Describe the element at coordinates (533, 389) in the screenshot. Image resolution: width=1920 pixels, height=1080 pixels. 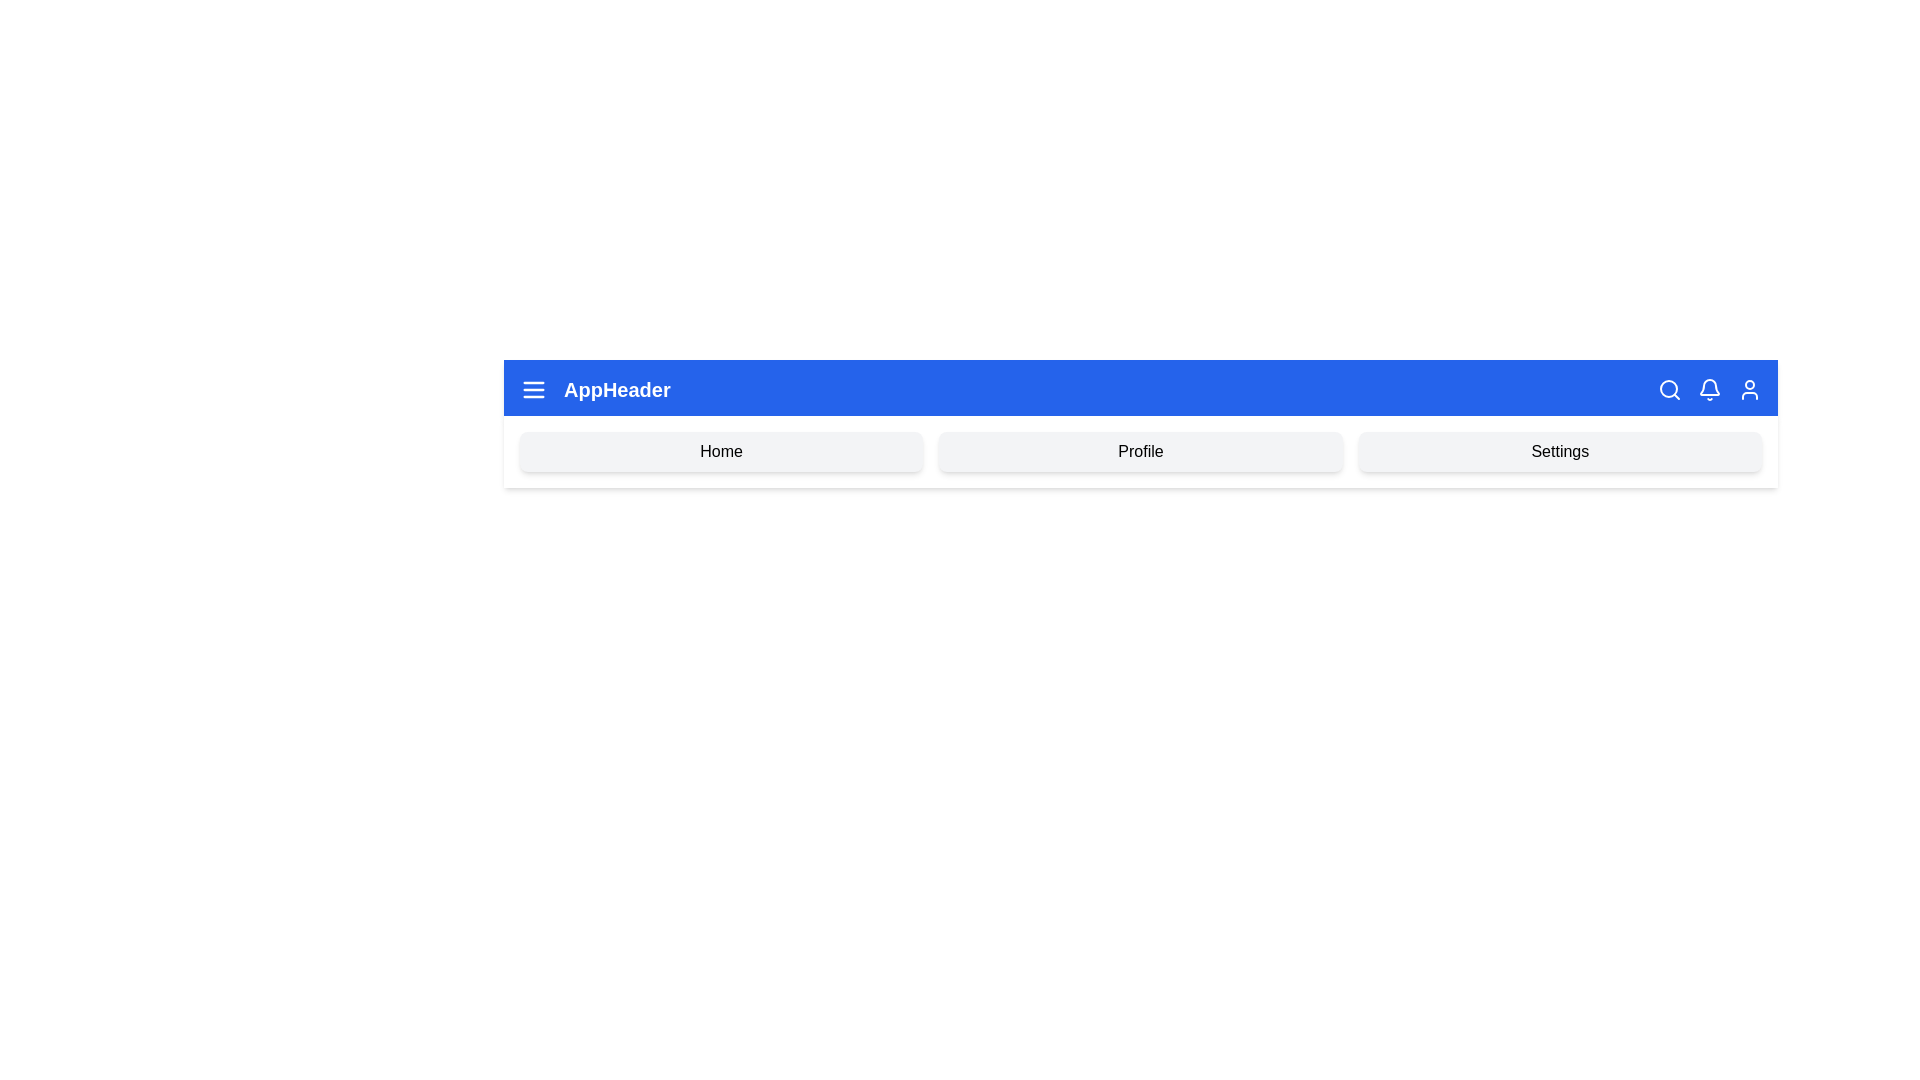
I see `the menu icon to toggle the menu visibility` at that location.